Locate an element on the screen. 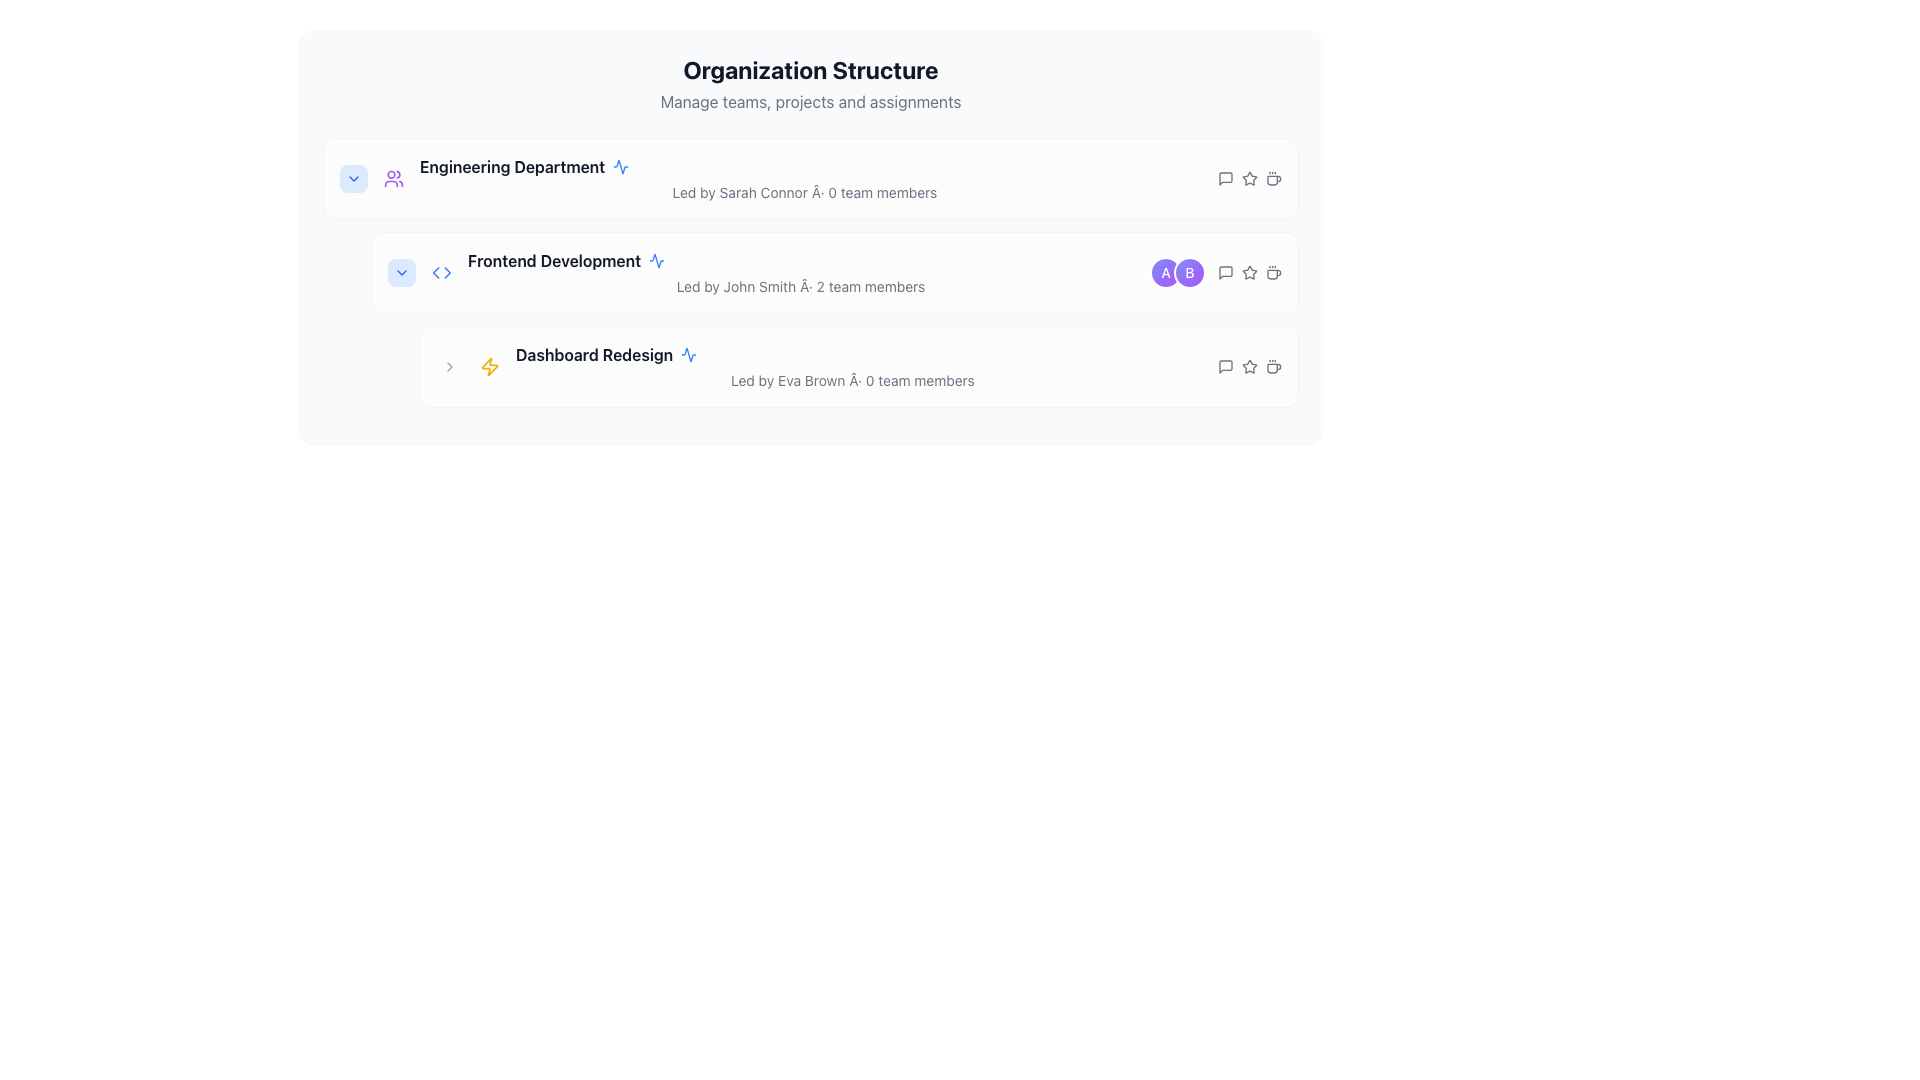 Image resolution: width=1920 pixels, height=1080 pixels. details displayed in the informational block labeled 'Frontend Development' located between 'Engineering Department' and 'Dashboard Redesign' is located at coordinates (801, 273).